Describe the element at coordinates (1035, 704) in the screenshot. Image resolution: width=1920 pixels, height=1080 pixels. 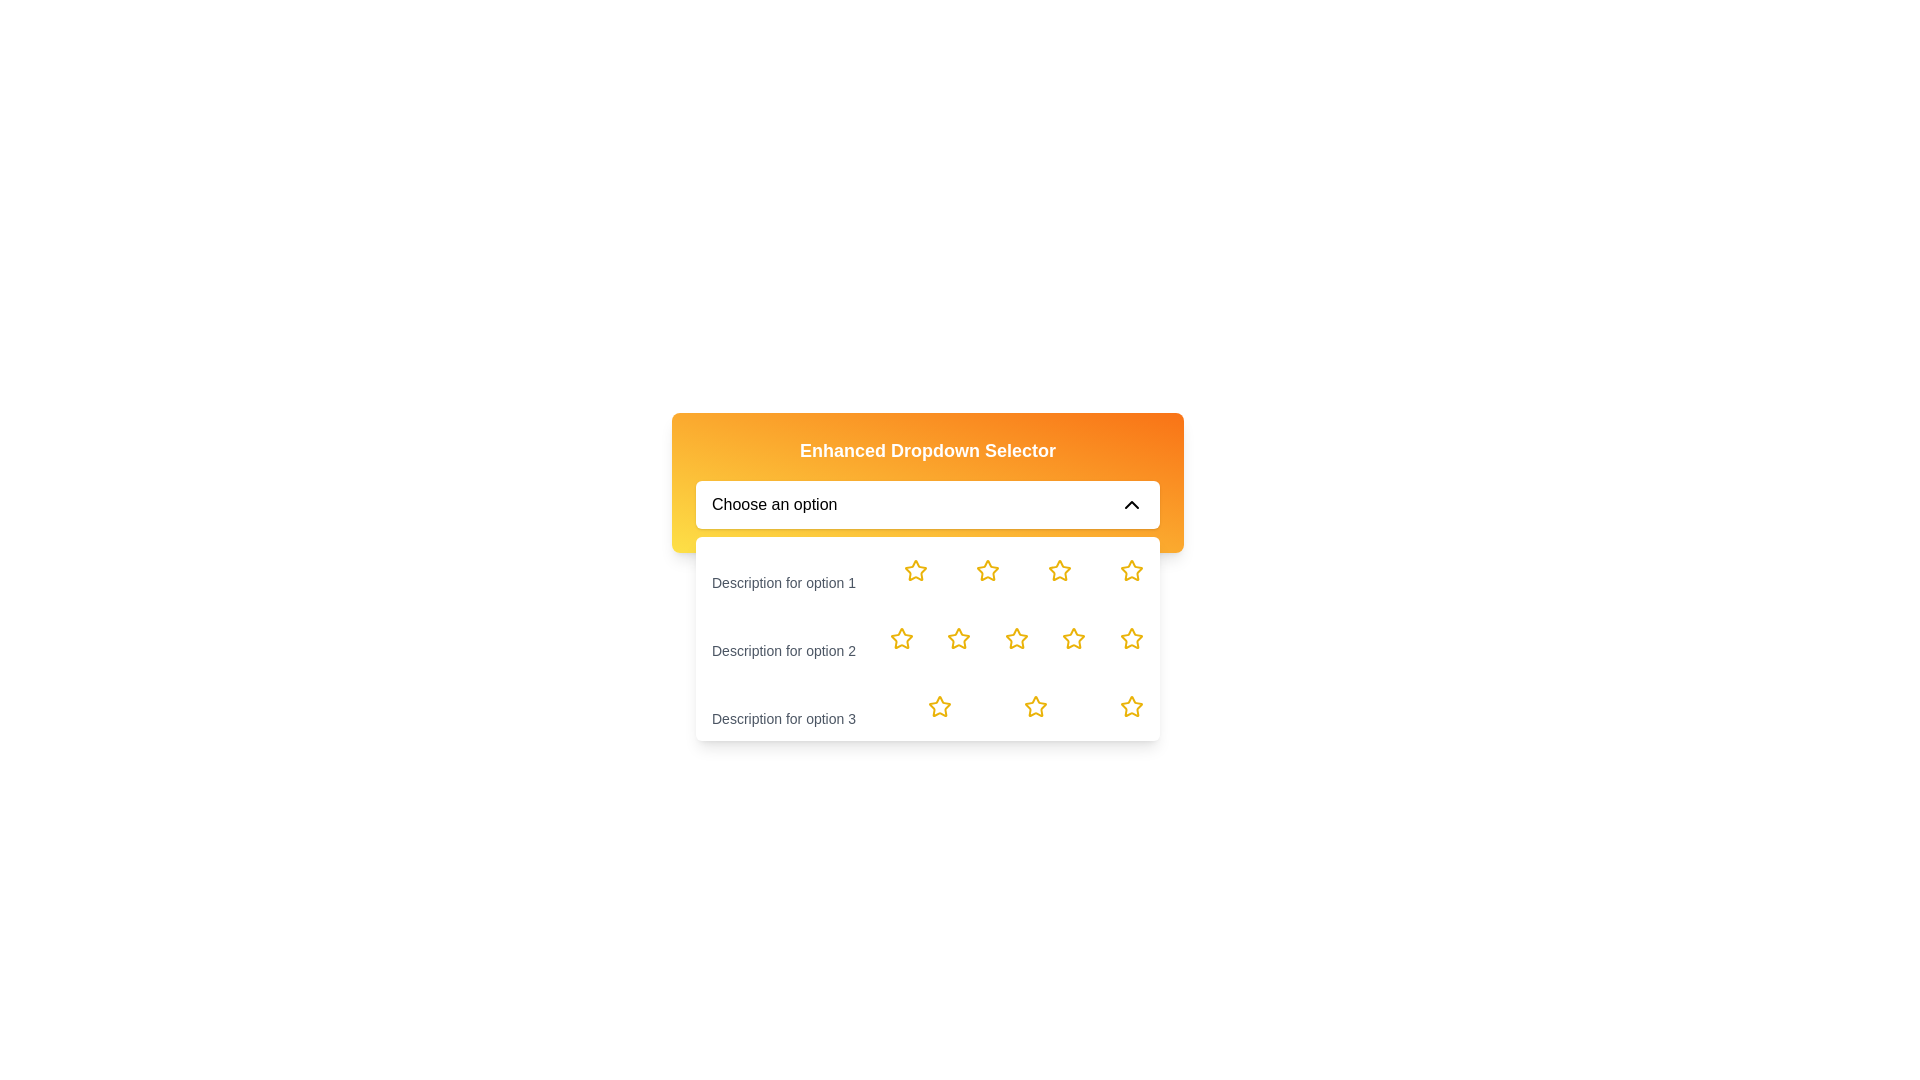
I see `the third star in the third row of the star rating item within the 'Enhanced Dropdown Selector'` at that location.